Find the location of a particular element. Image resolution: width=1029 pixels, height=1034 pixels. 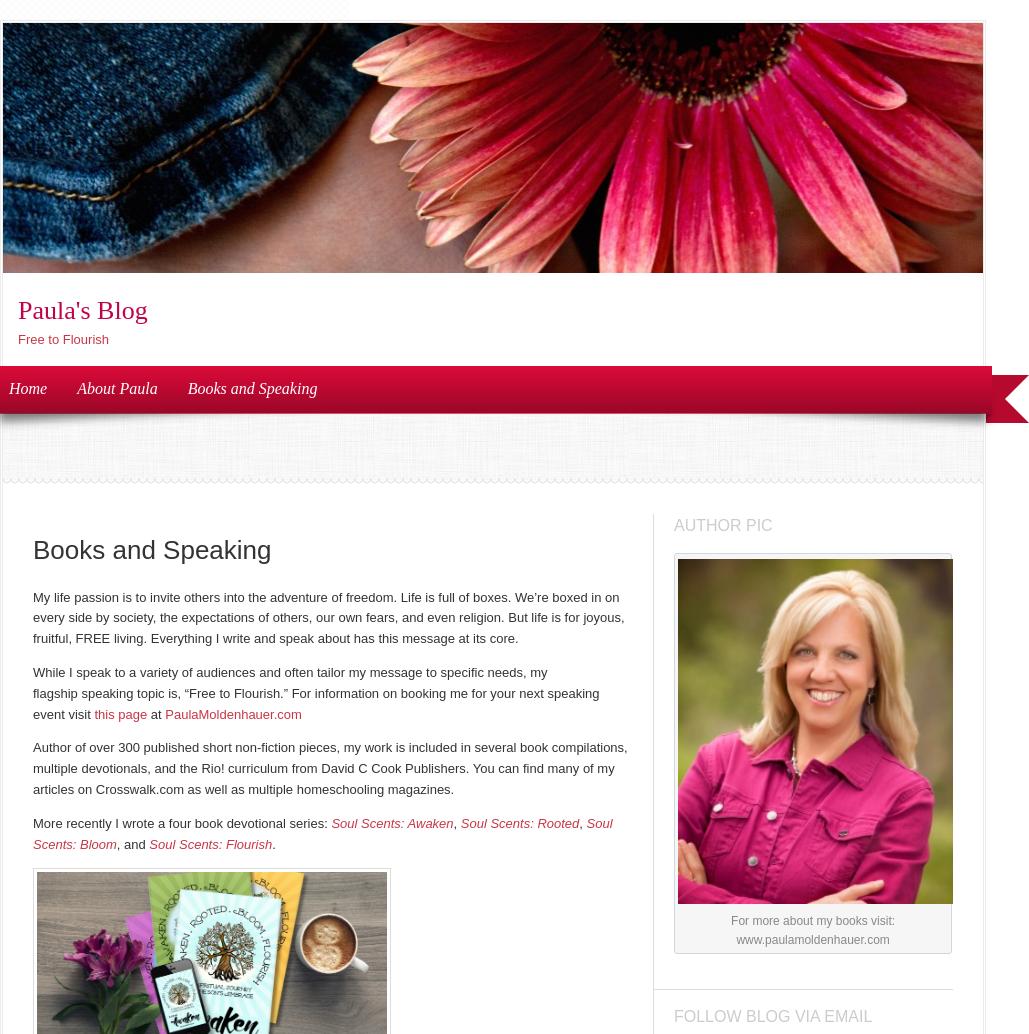

'Free to Flourish' is located at coordinates (63, 338).